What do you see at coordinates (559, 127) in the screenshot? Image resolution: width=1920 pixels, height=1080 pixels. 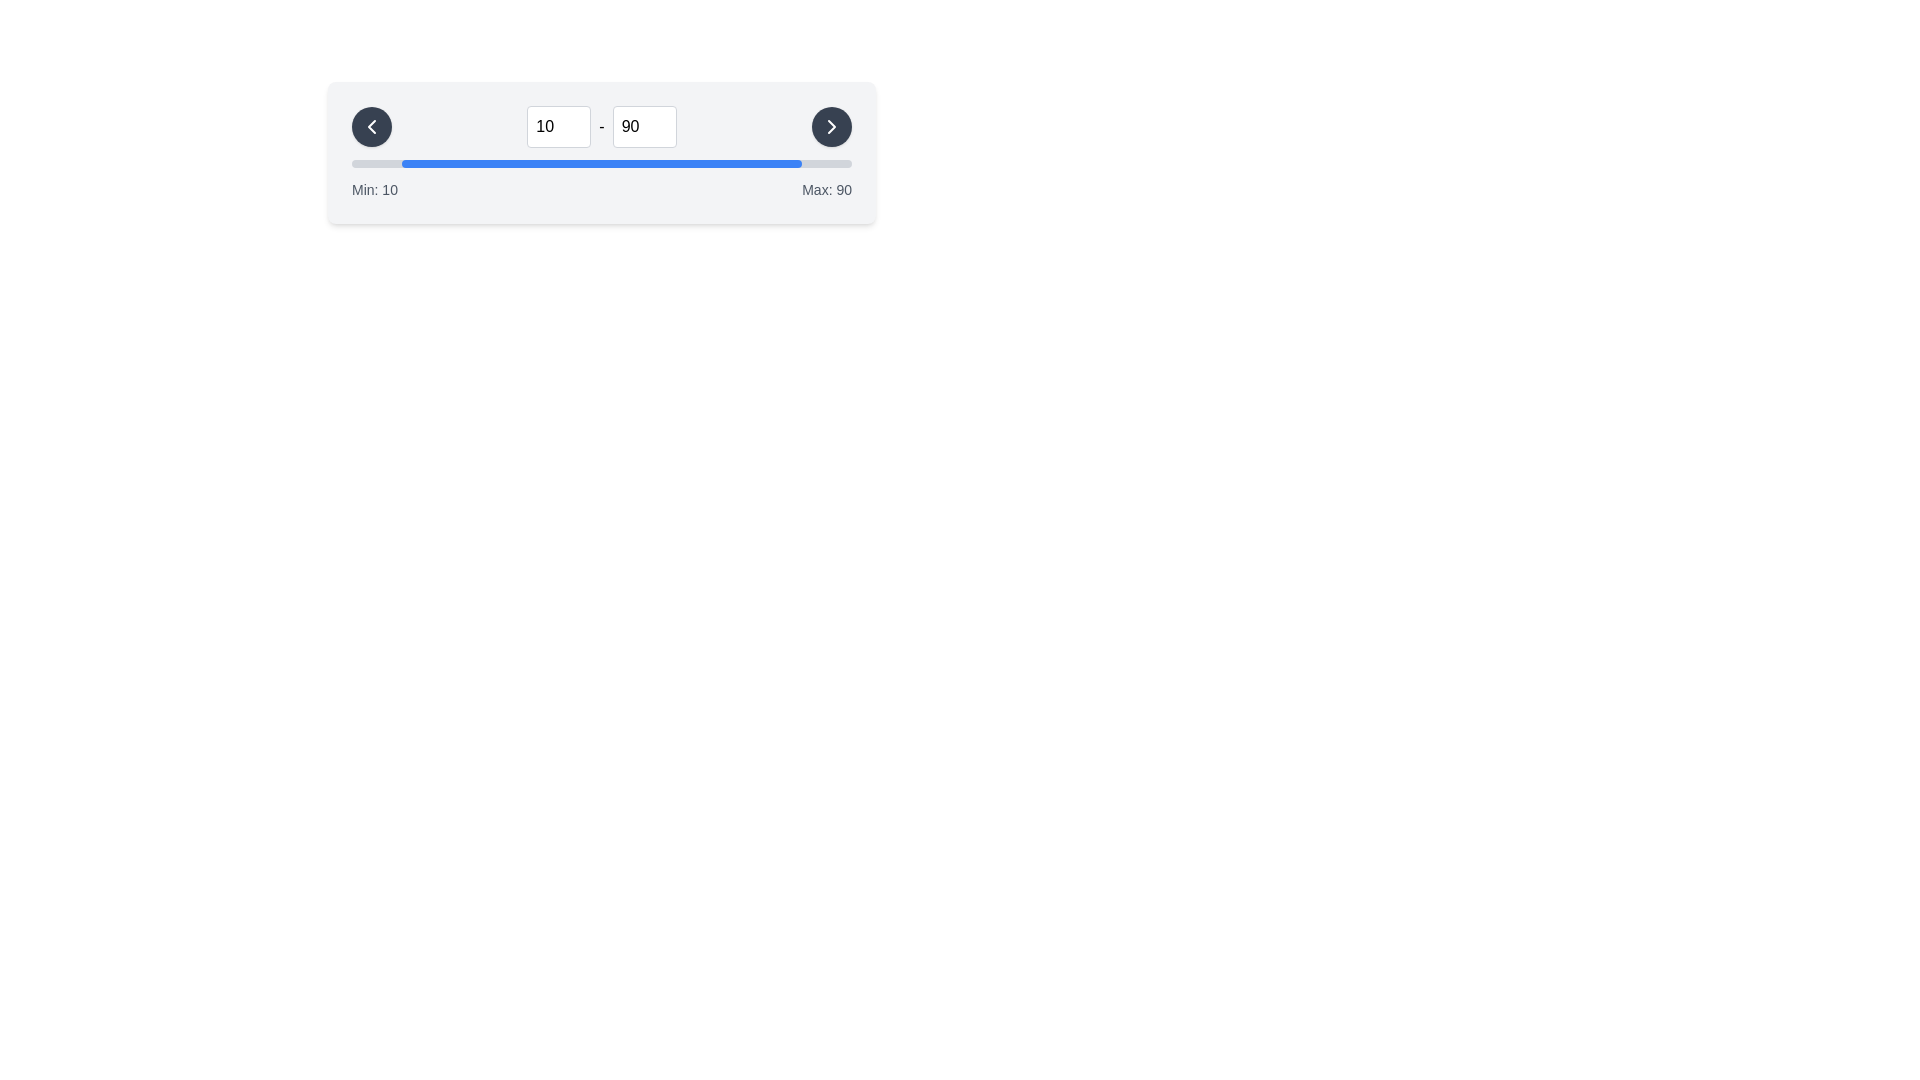 I see `the first number input field to focus and edit the number, which allows entering a value between 0 and 89` at bounding box center [559, 127].